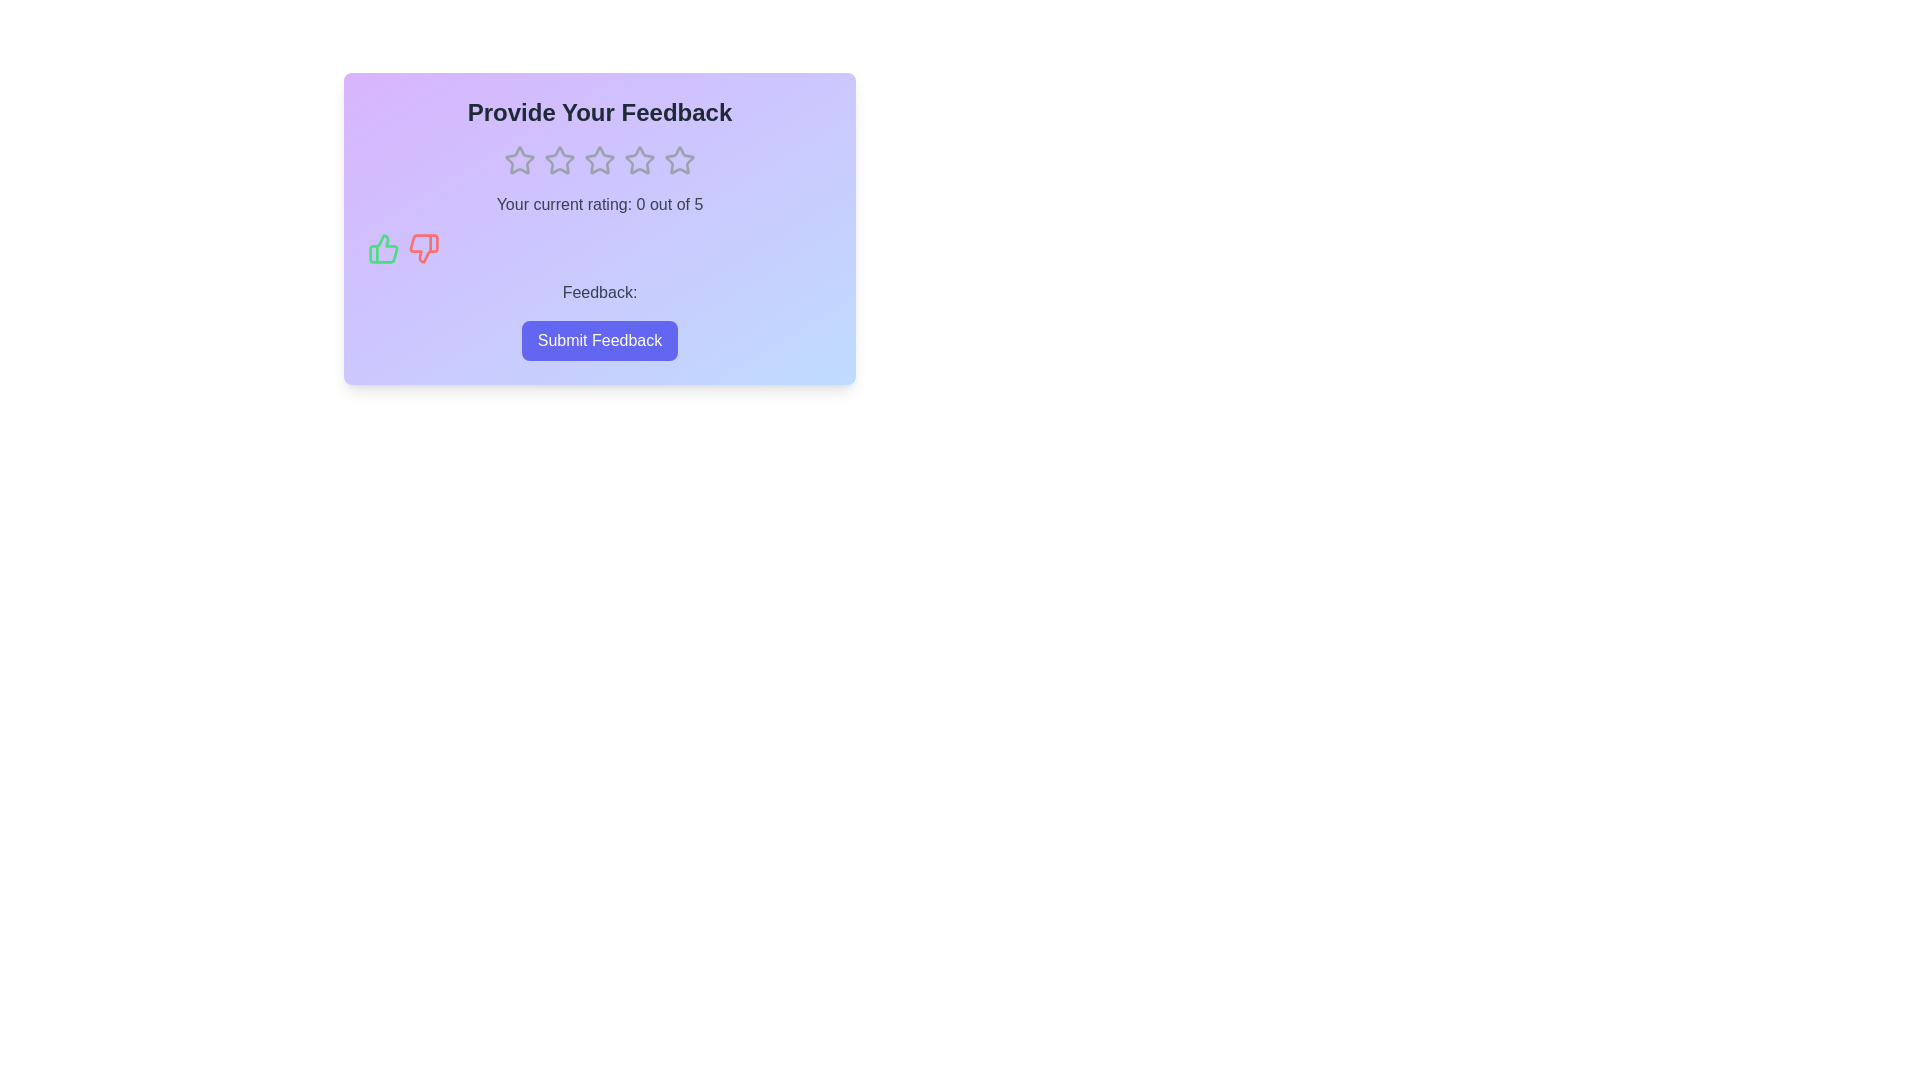 The image size is (1920, 1080). What do you see at coordinates (599, 339) in the screenshot?
I see `the 'Submit Feedback' button` at bounding box center [599, 339].